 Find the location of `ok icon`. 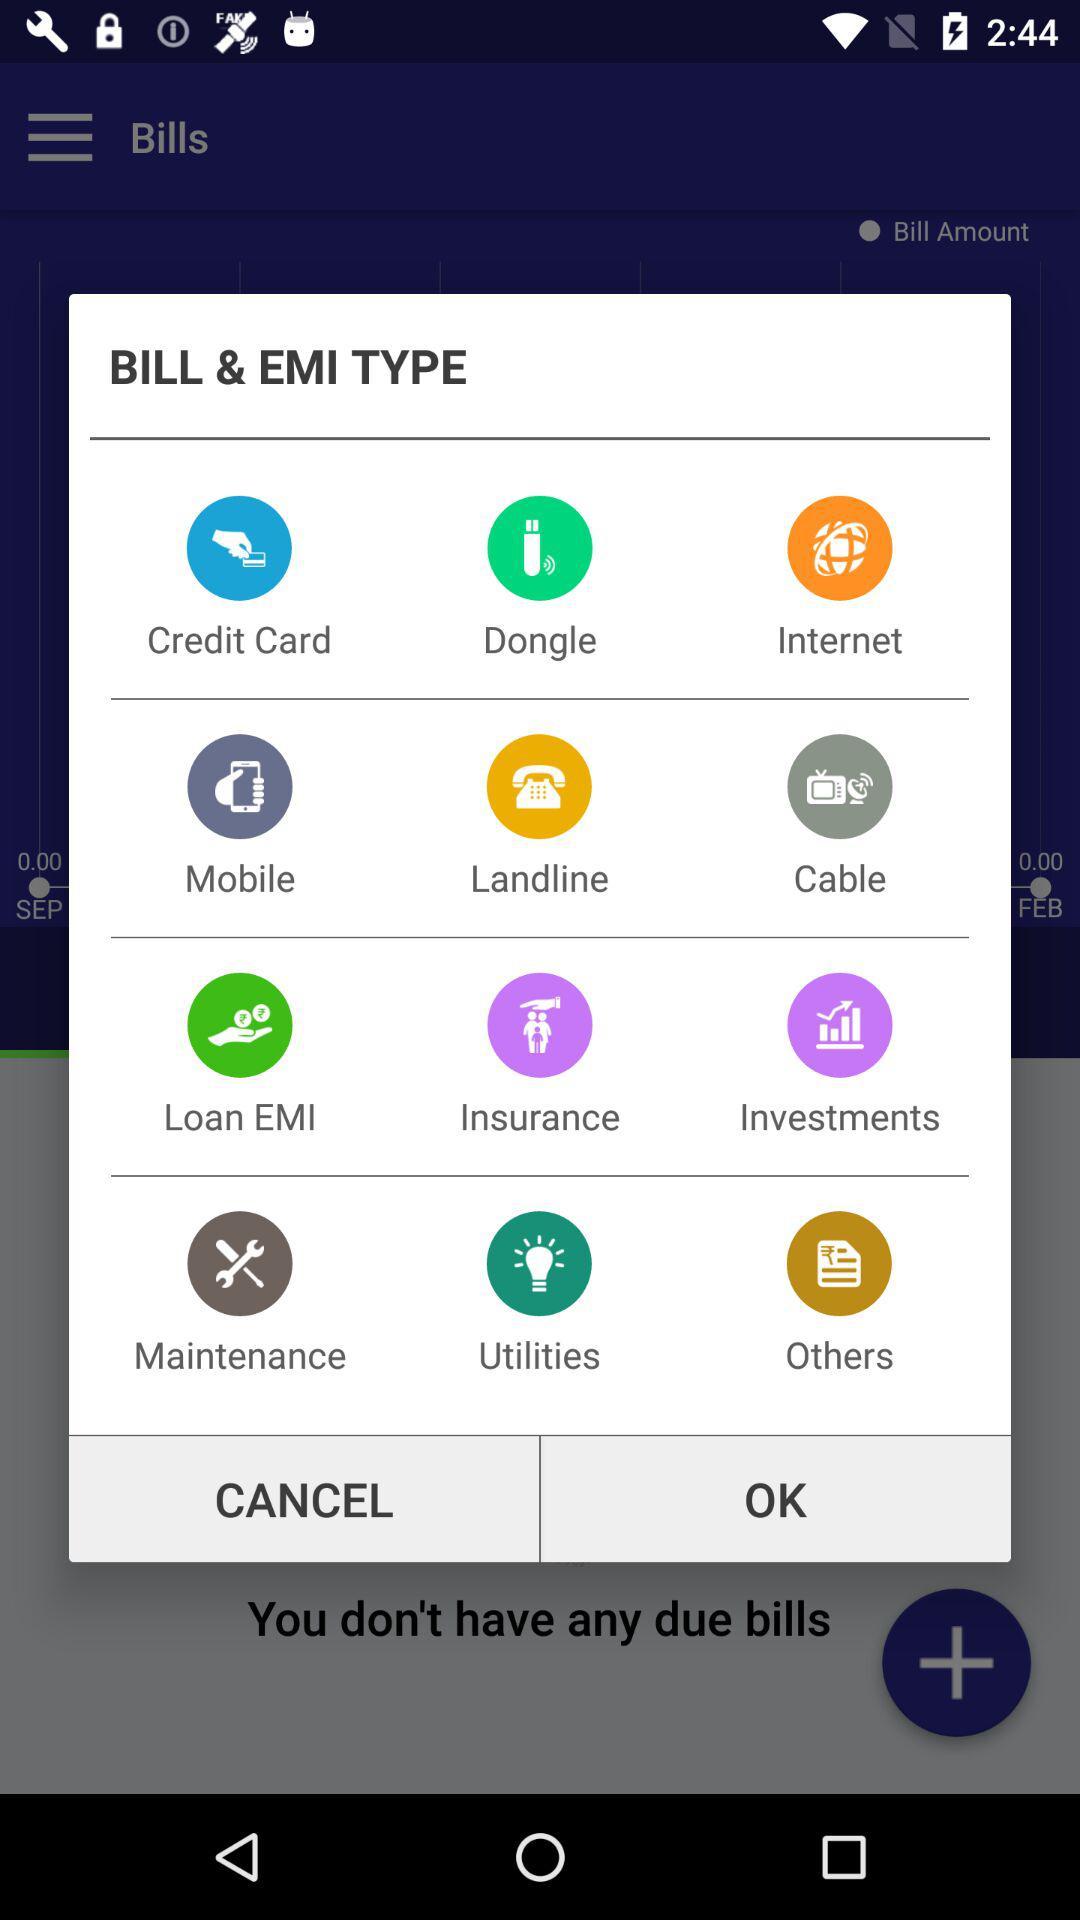

ok icon is located at coordinates (774, 1499).